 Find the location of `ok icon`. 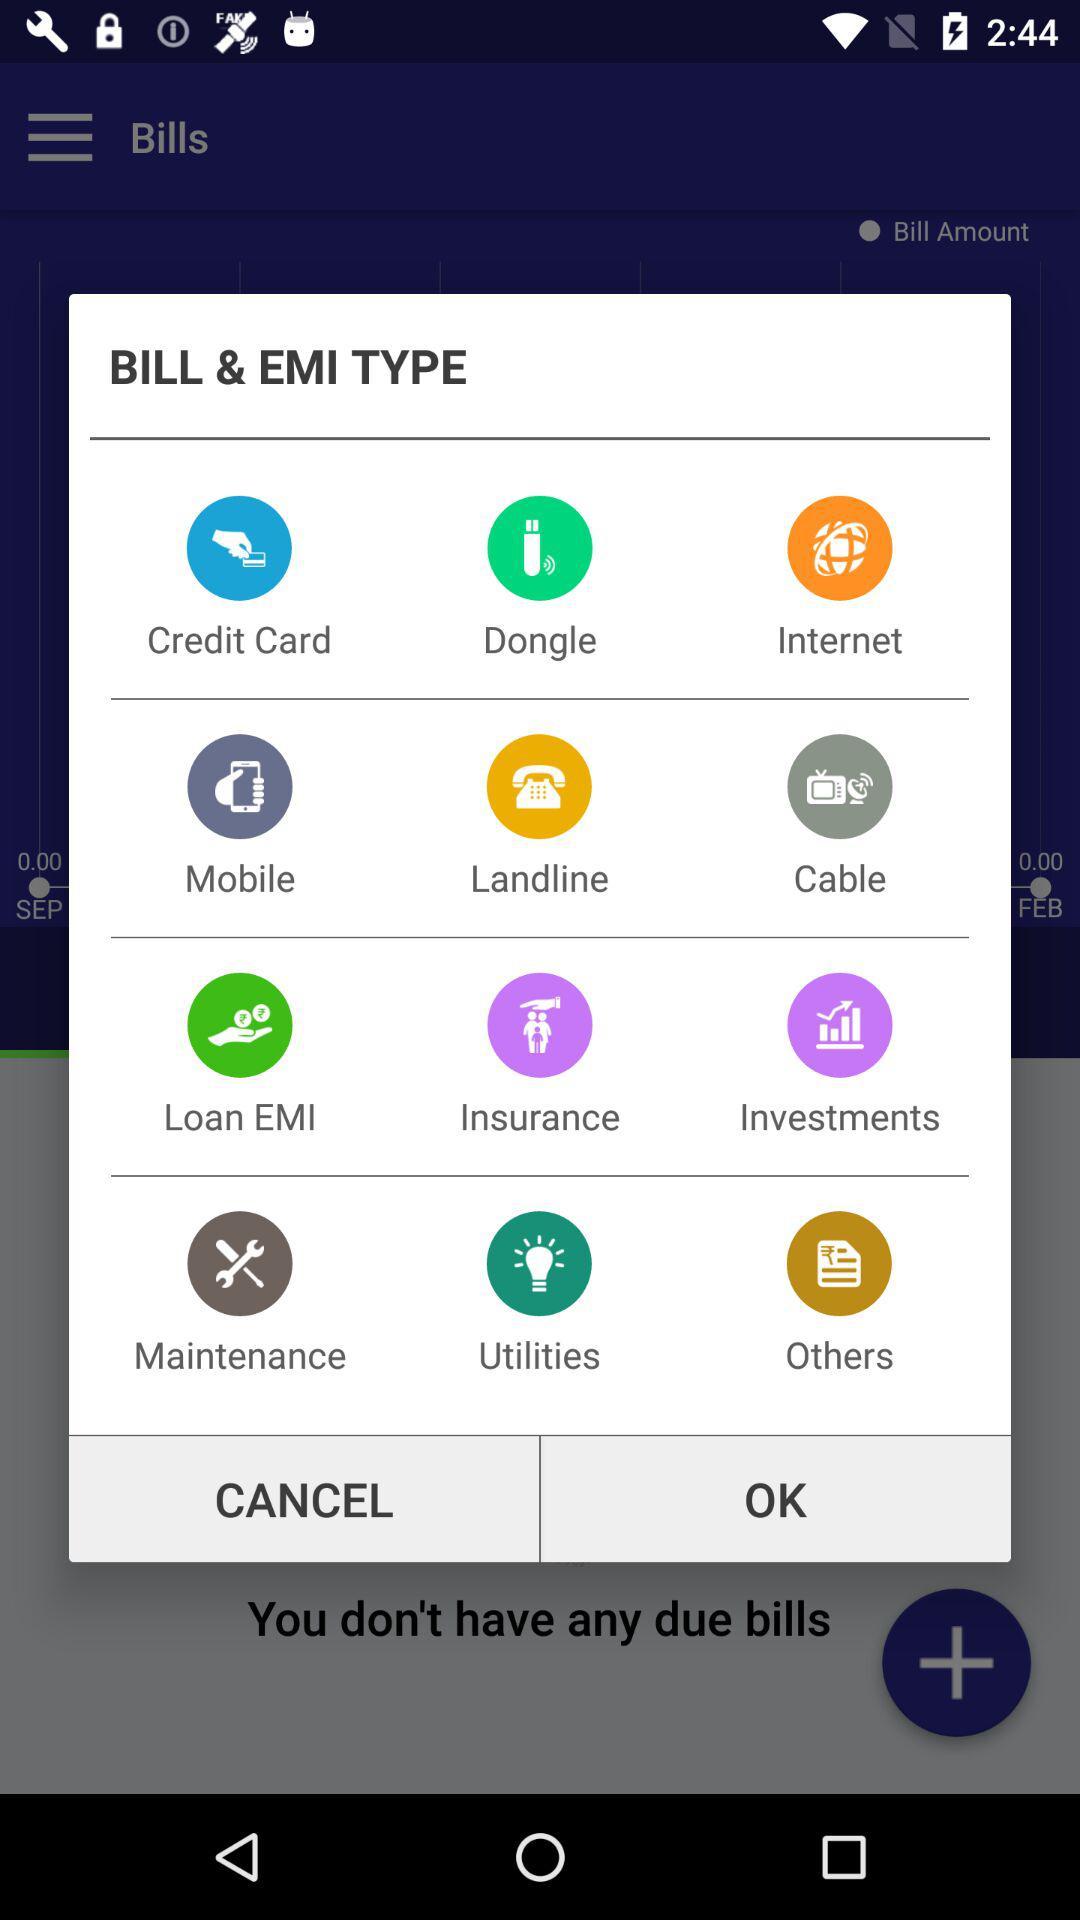

ok icon is located at coordinates (774, 1499).